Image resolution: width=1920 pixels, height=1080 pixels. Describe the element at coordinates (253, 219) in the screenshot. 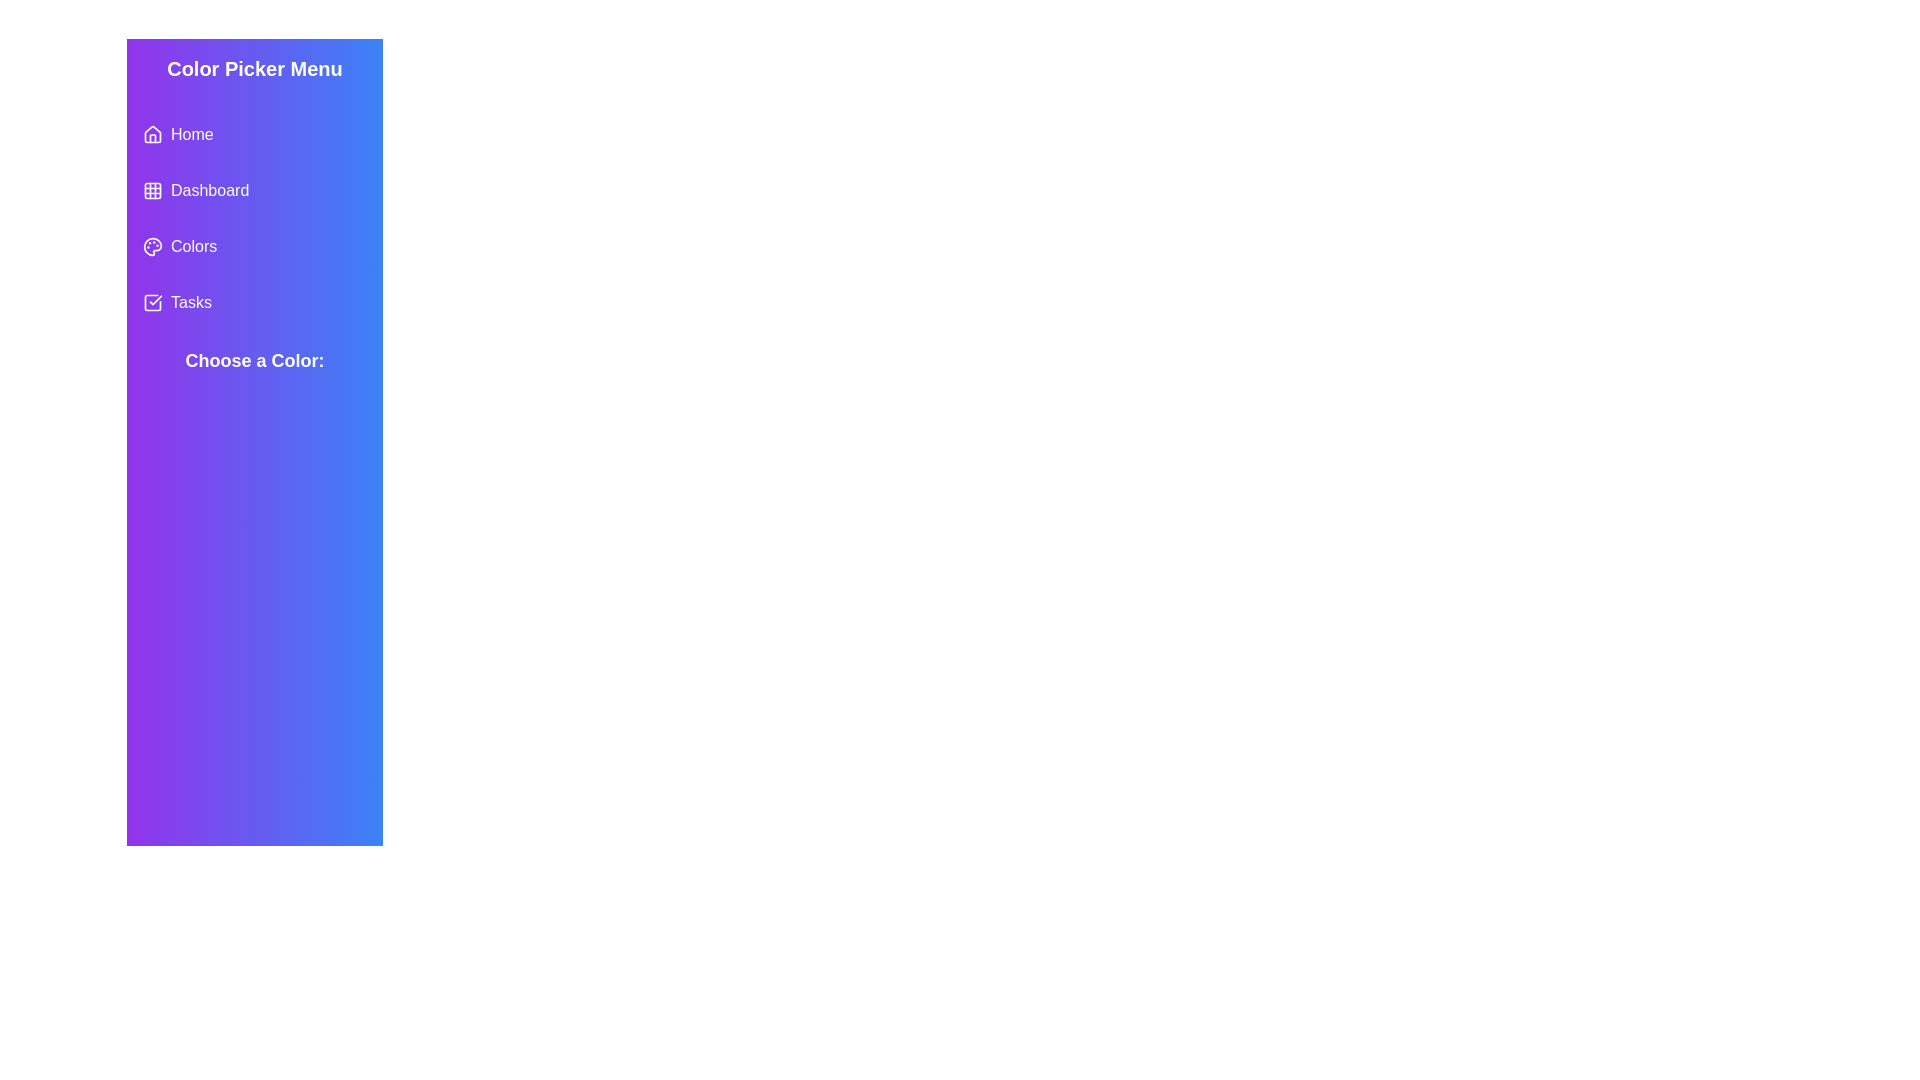

I see `icons or labels in the second item of the vertical navigation menu section titled 'Color Picker Menu', which contains the 'Dashboard' label and grid icon` at that location.